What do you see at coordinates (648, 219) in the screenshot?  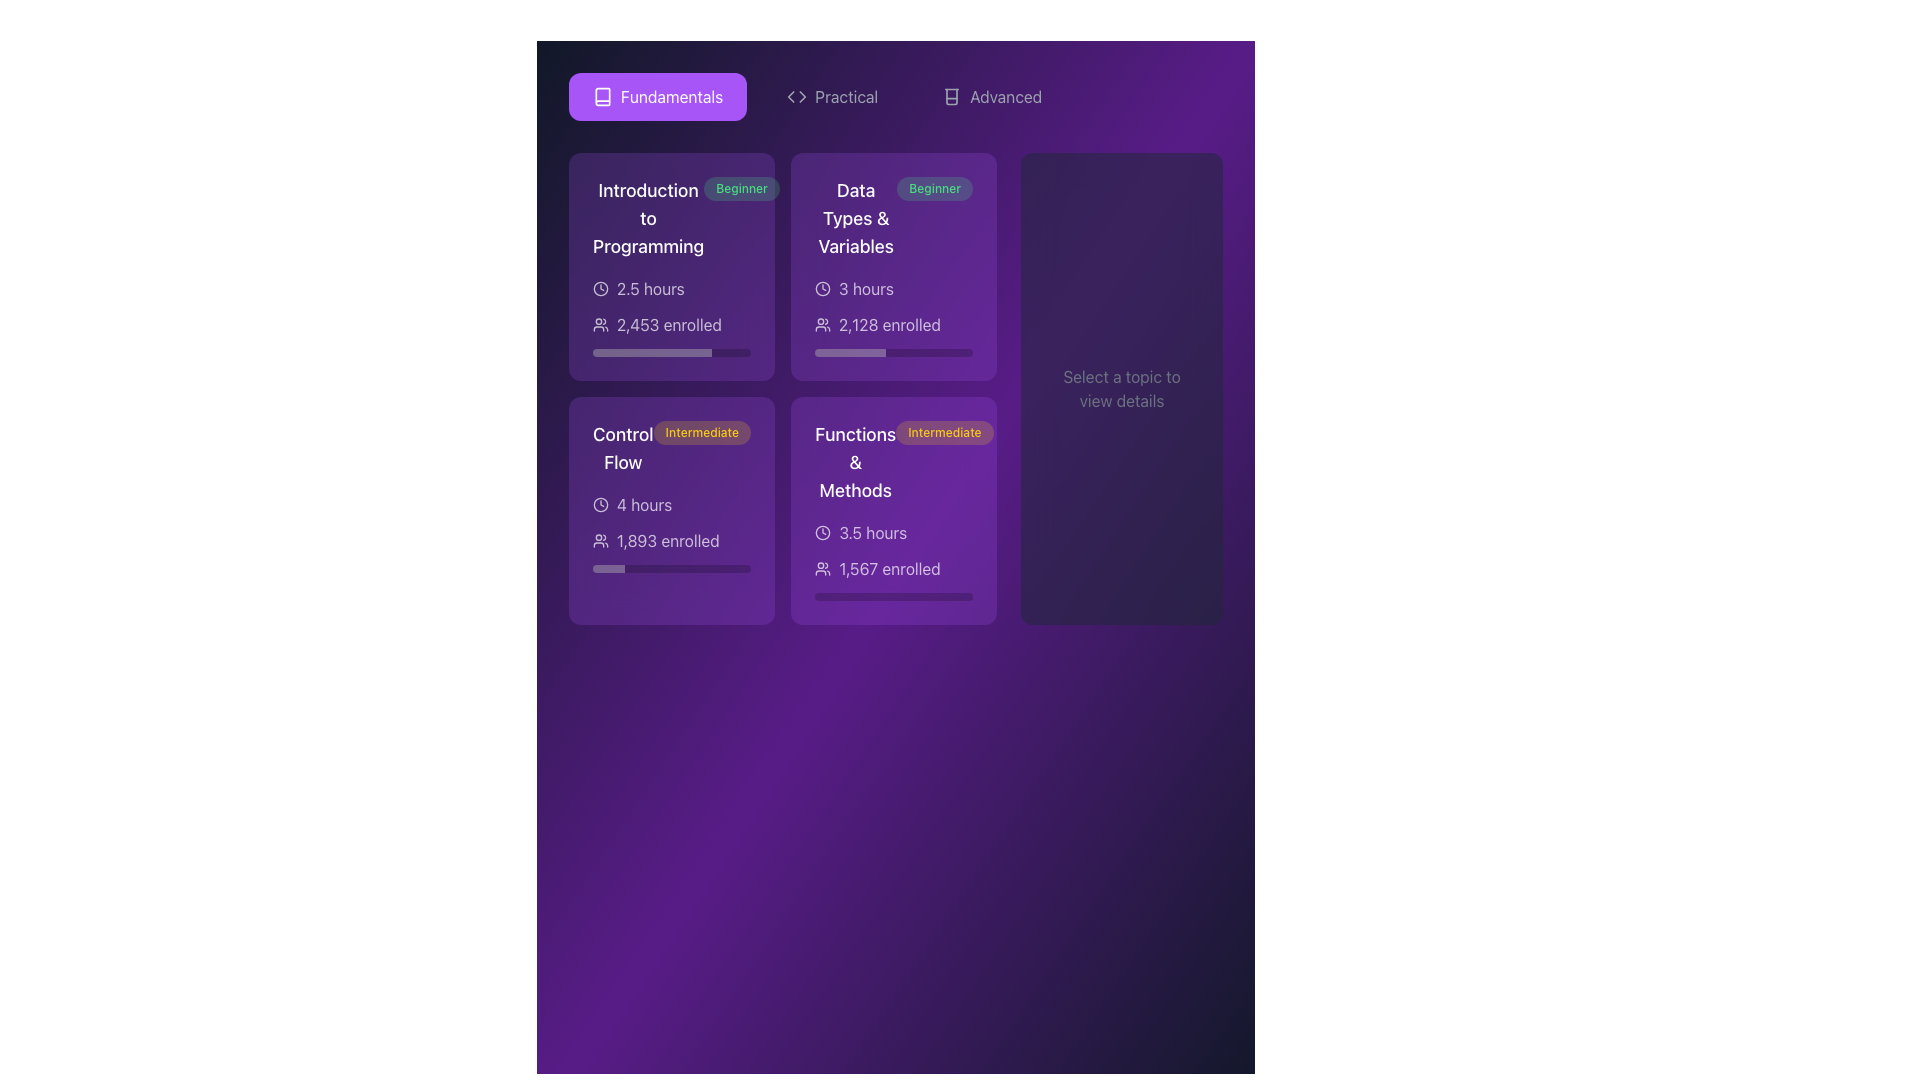 I see `text content of the text label displaying 'Introduction to Programming' styled with a medium white font on a purple background, located in the top-left card of a grid` at bounding box center [648, 219].